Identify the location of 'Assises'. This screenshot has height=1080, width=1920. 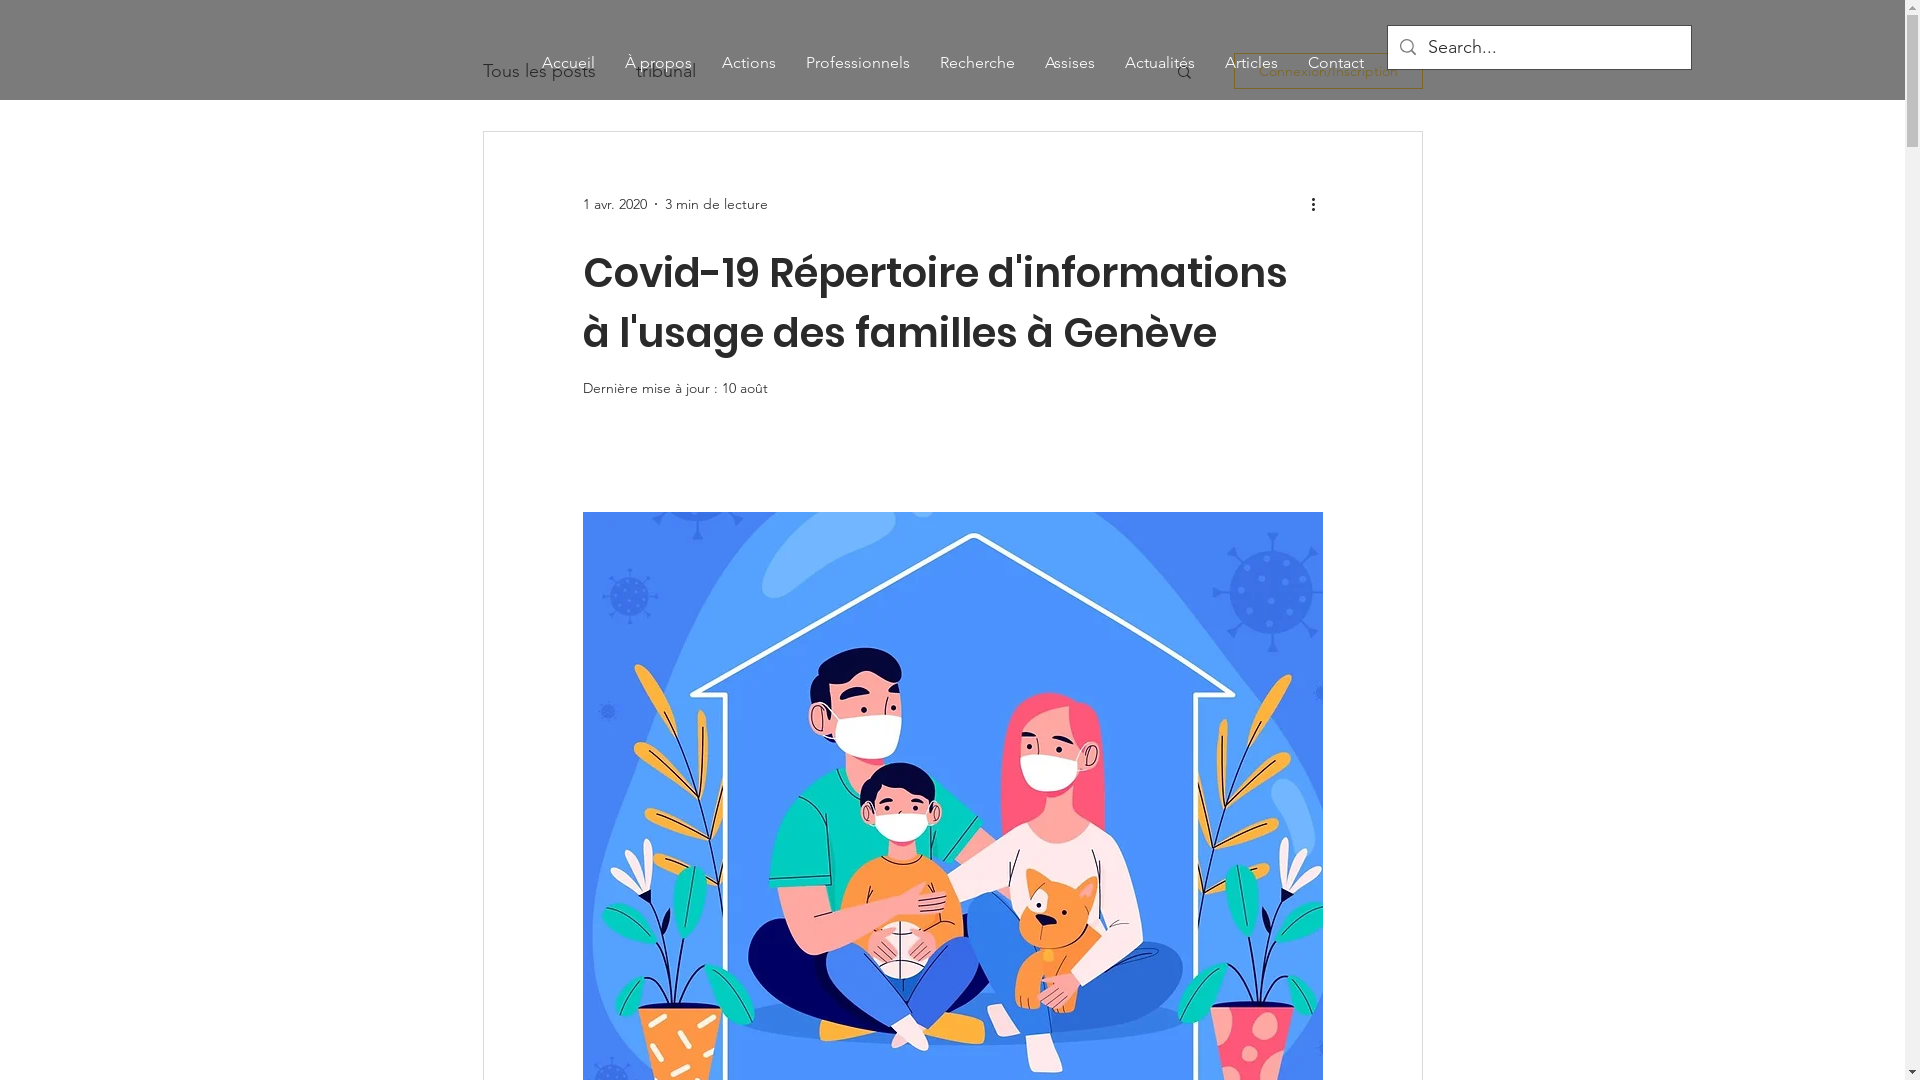
(1069, 61).